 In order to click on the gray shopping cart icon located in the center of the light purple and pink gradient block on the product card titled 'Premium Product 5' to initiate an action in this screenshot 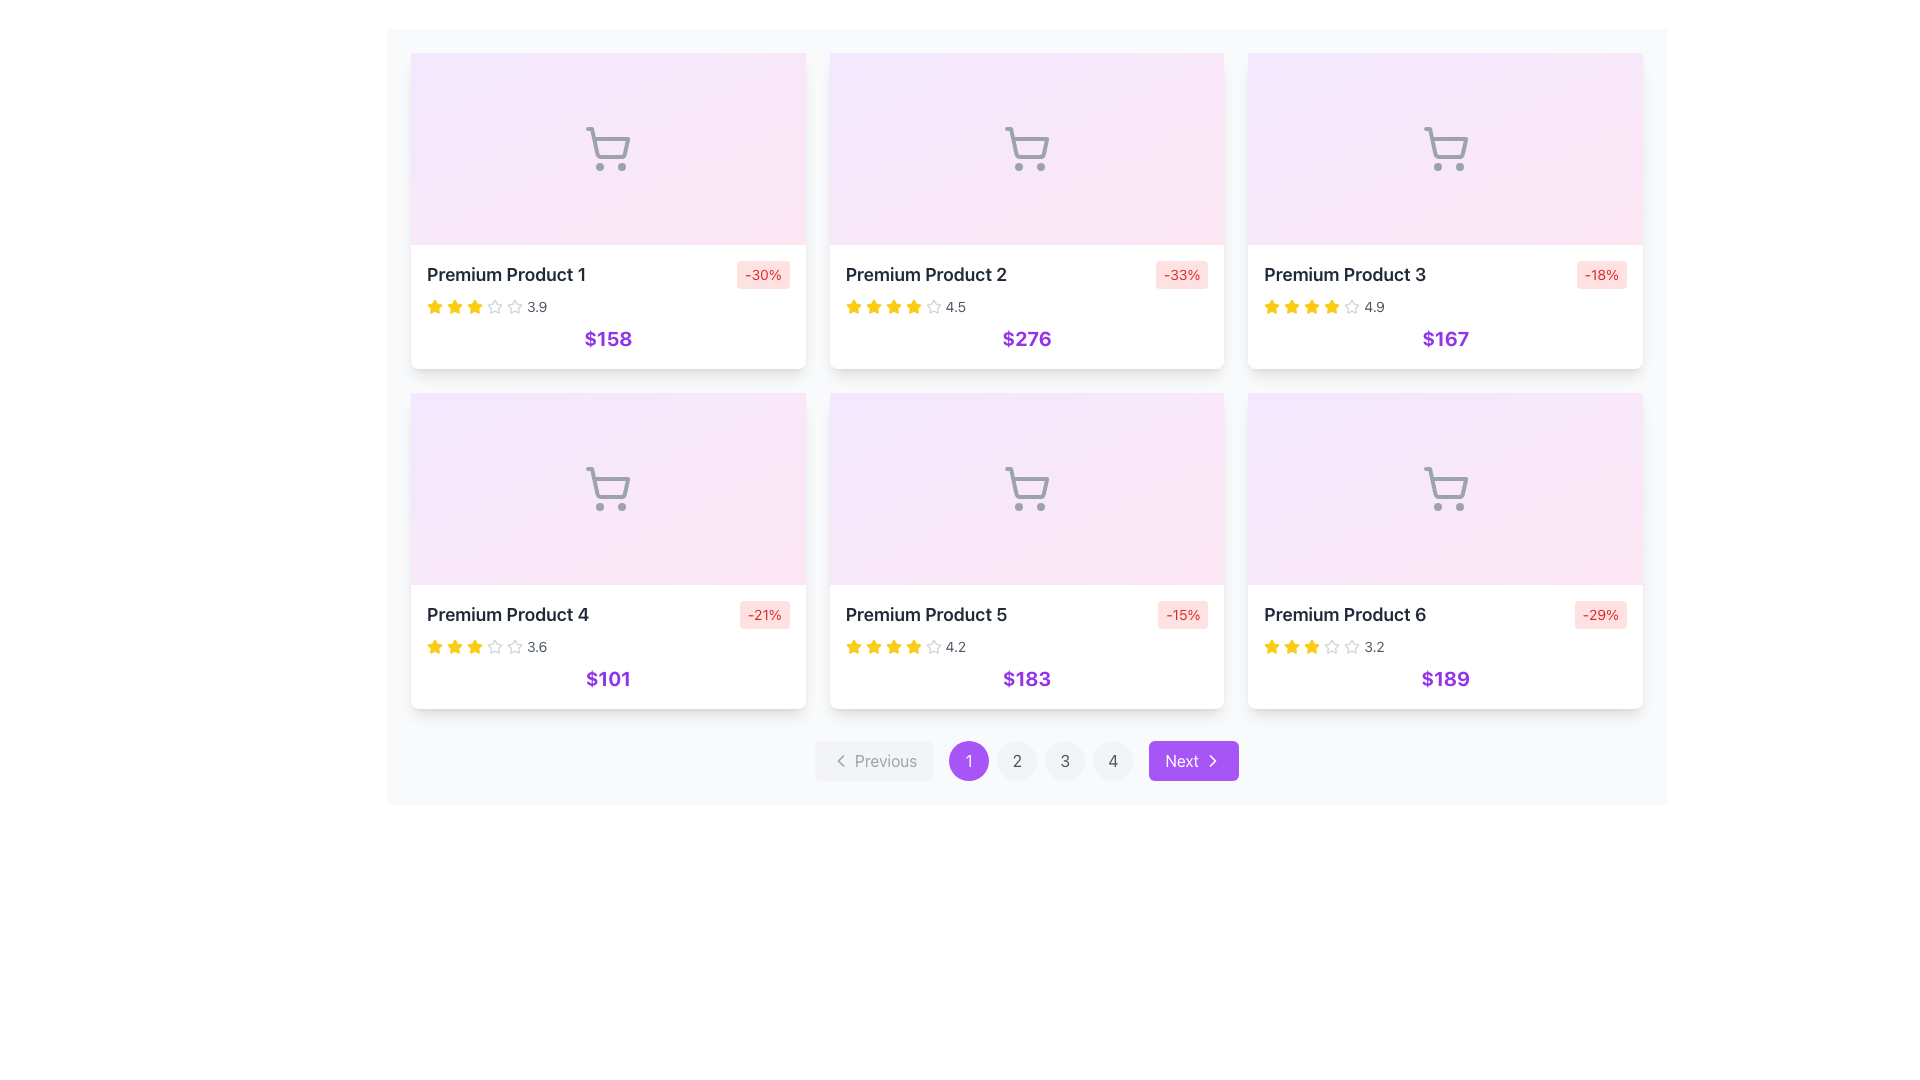, I will do `click(1027, 489)`.